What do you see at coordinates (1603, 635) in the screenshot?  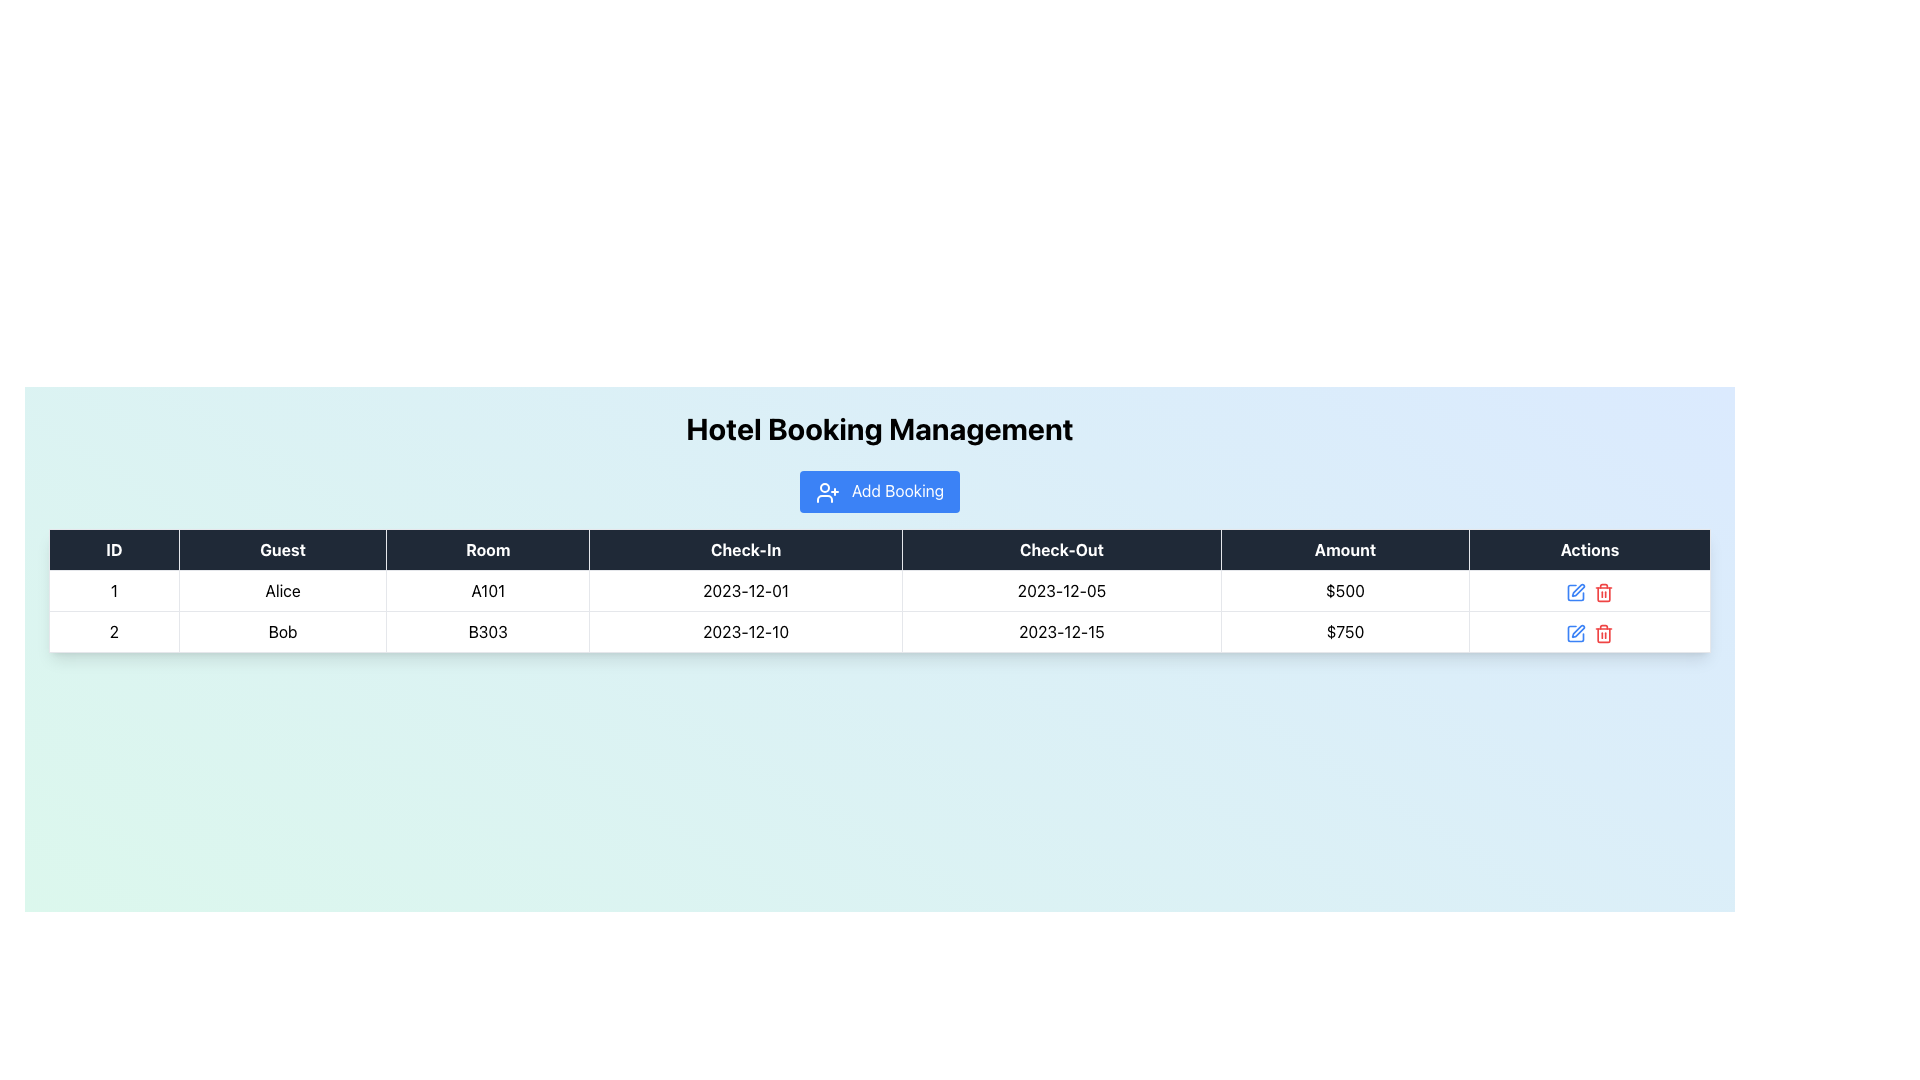 I see `the body of the trash can in the SVG delete icon to initiate the delete action` at bounding box center [1603, 635].